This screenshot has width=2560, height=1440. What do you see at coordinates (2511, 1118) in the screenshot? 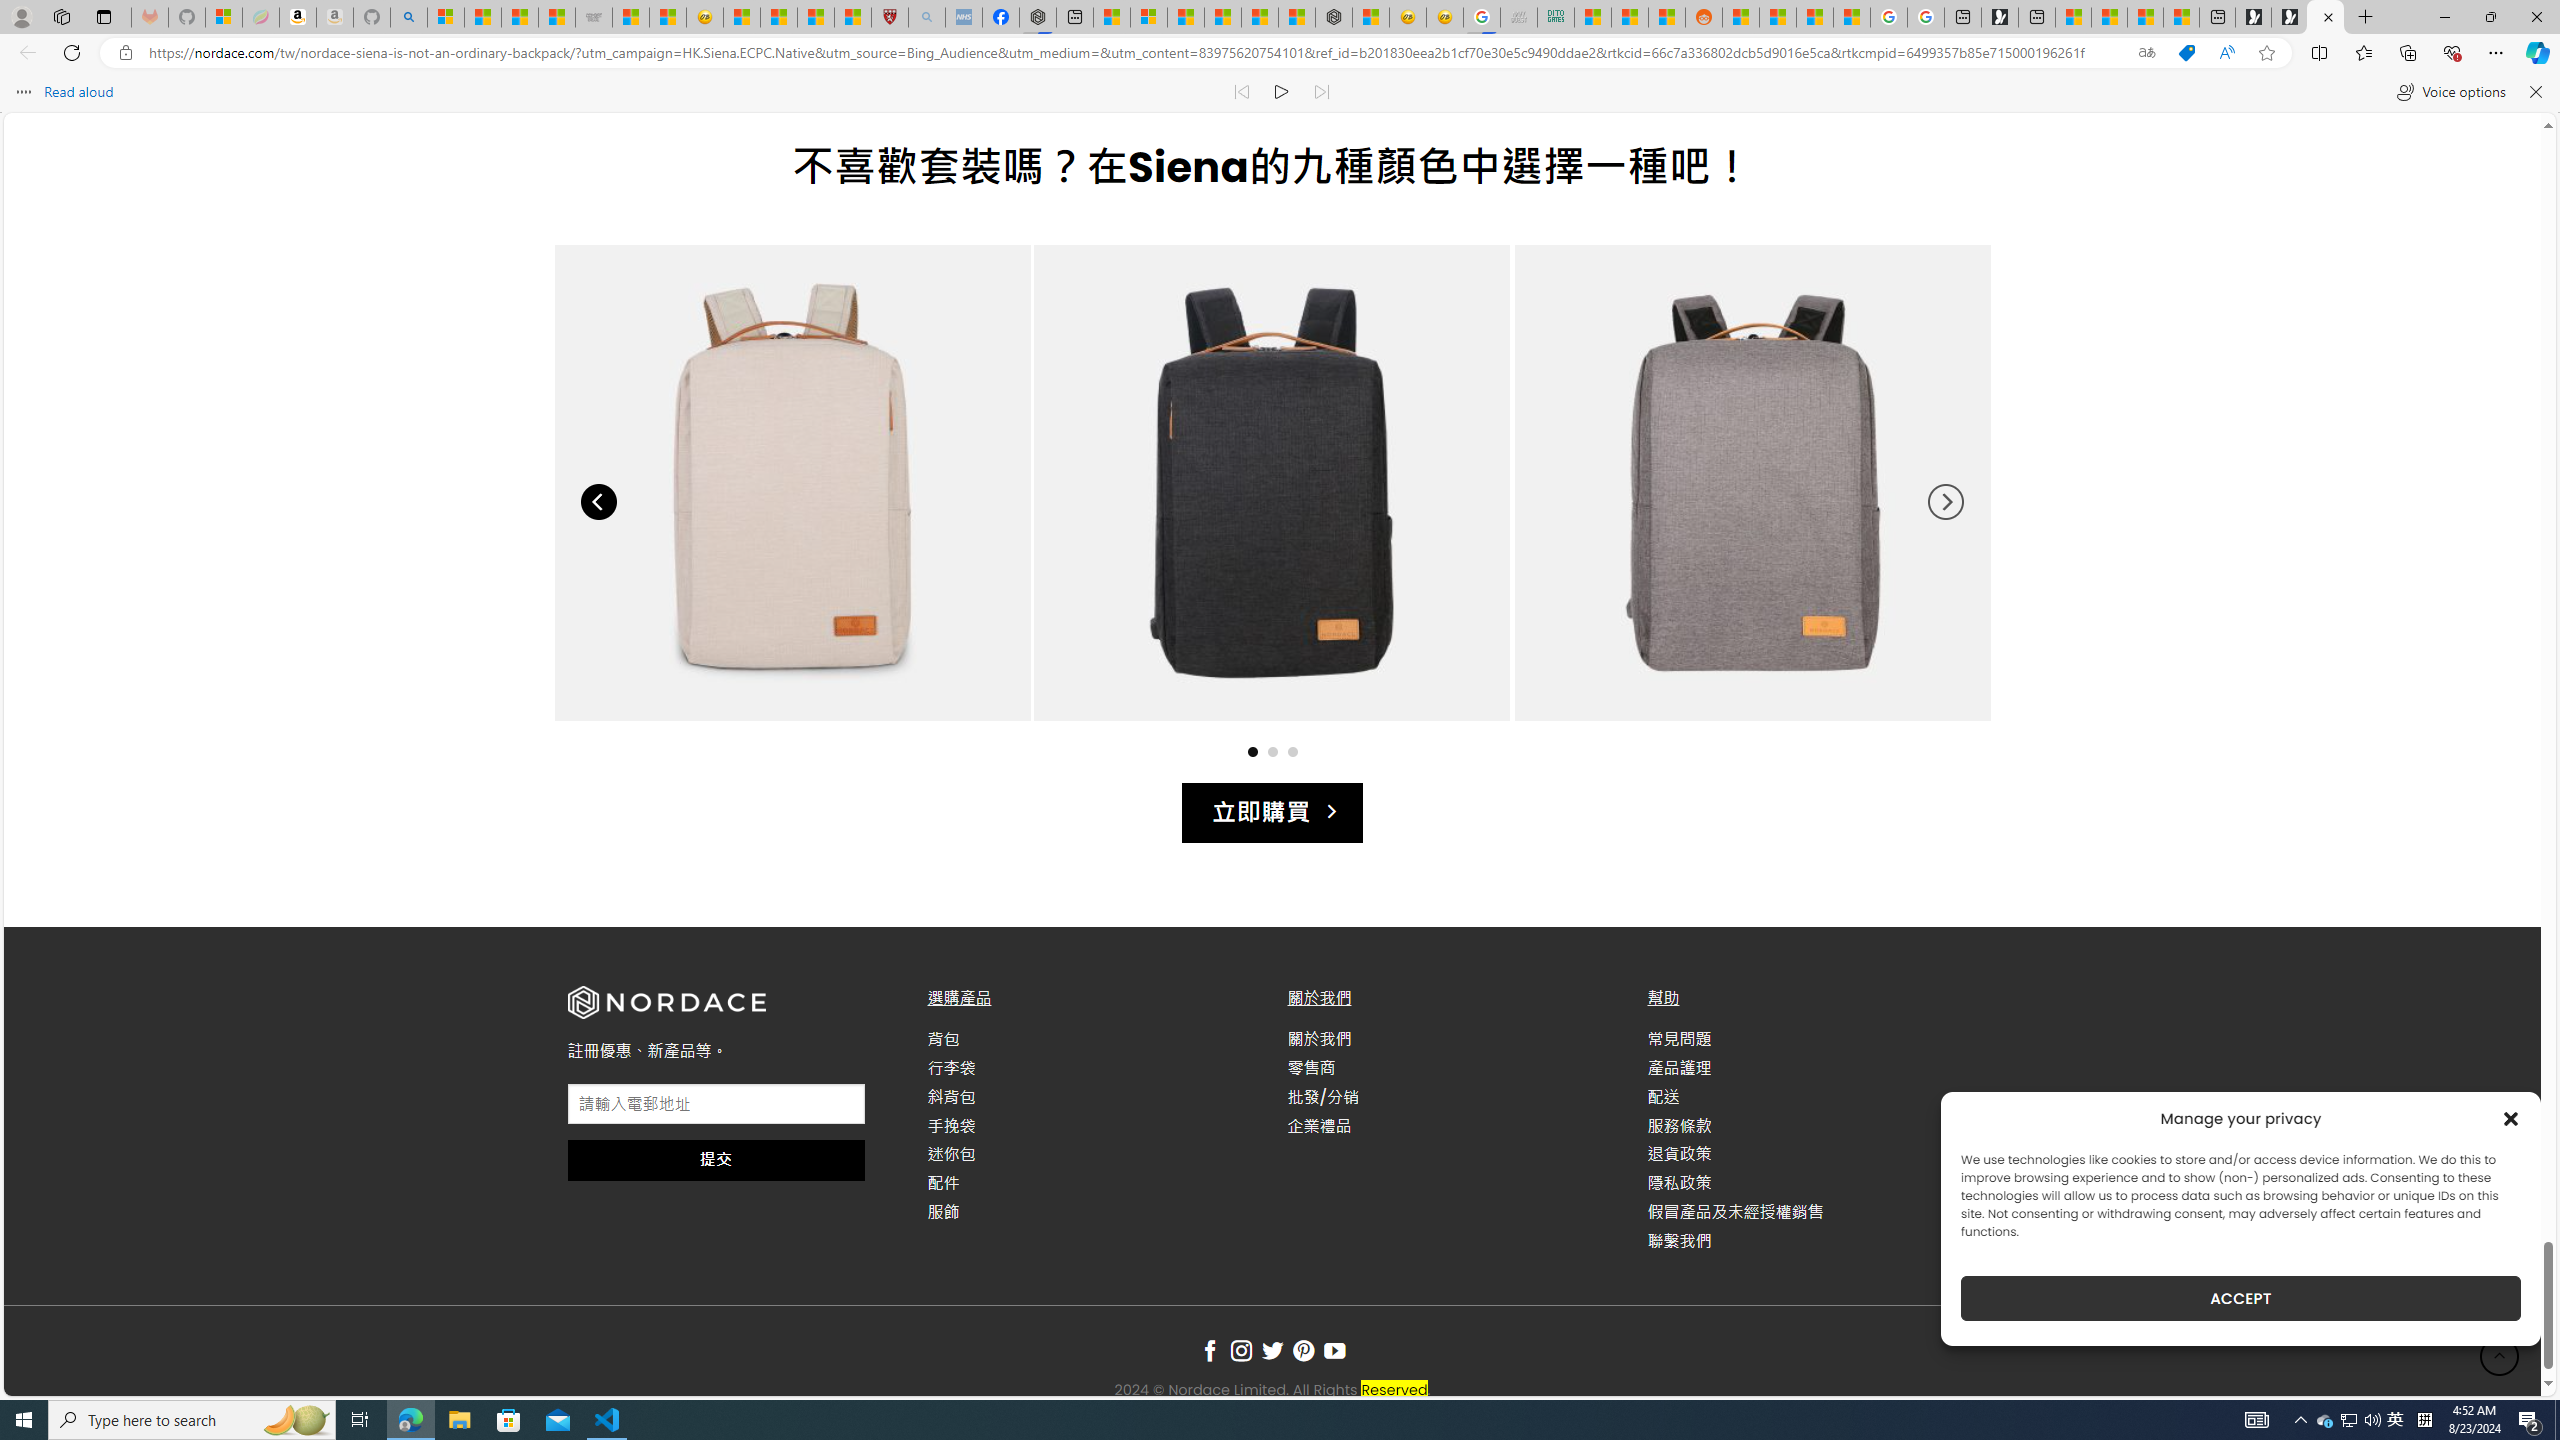
I see `'Class: cmplz-close'` at bounding box center [2511, 1118].